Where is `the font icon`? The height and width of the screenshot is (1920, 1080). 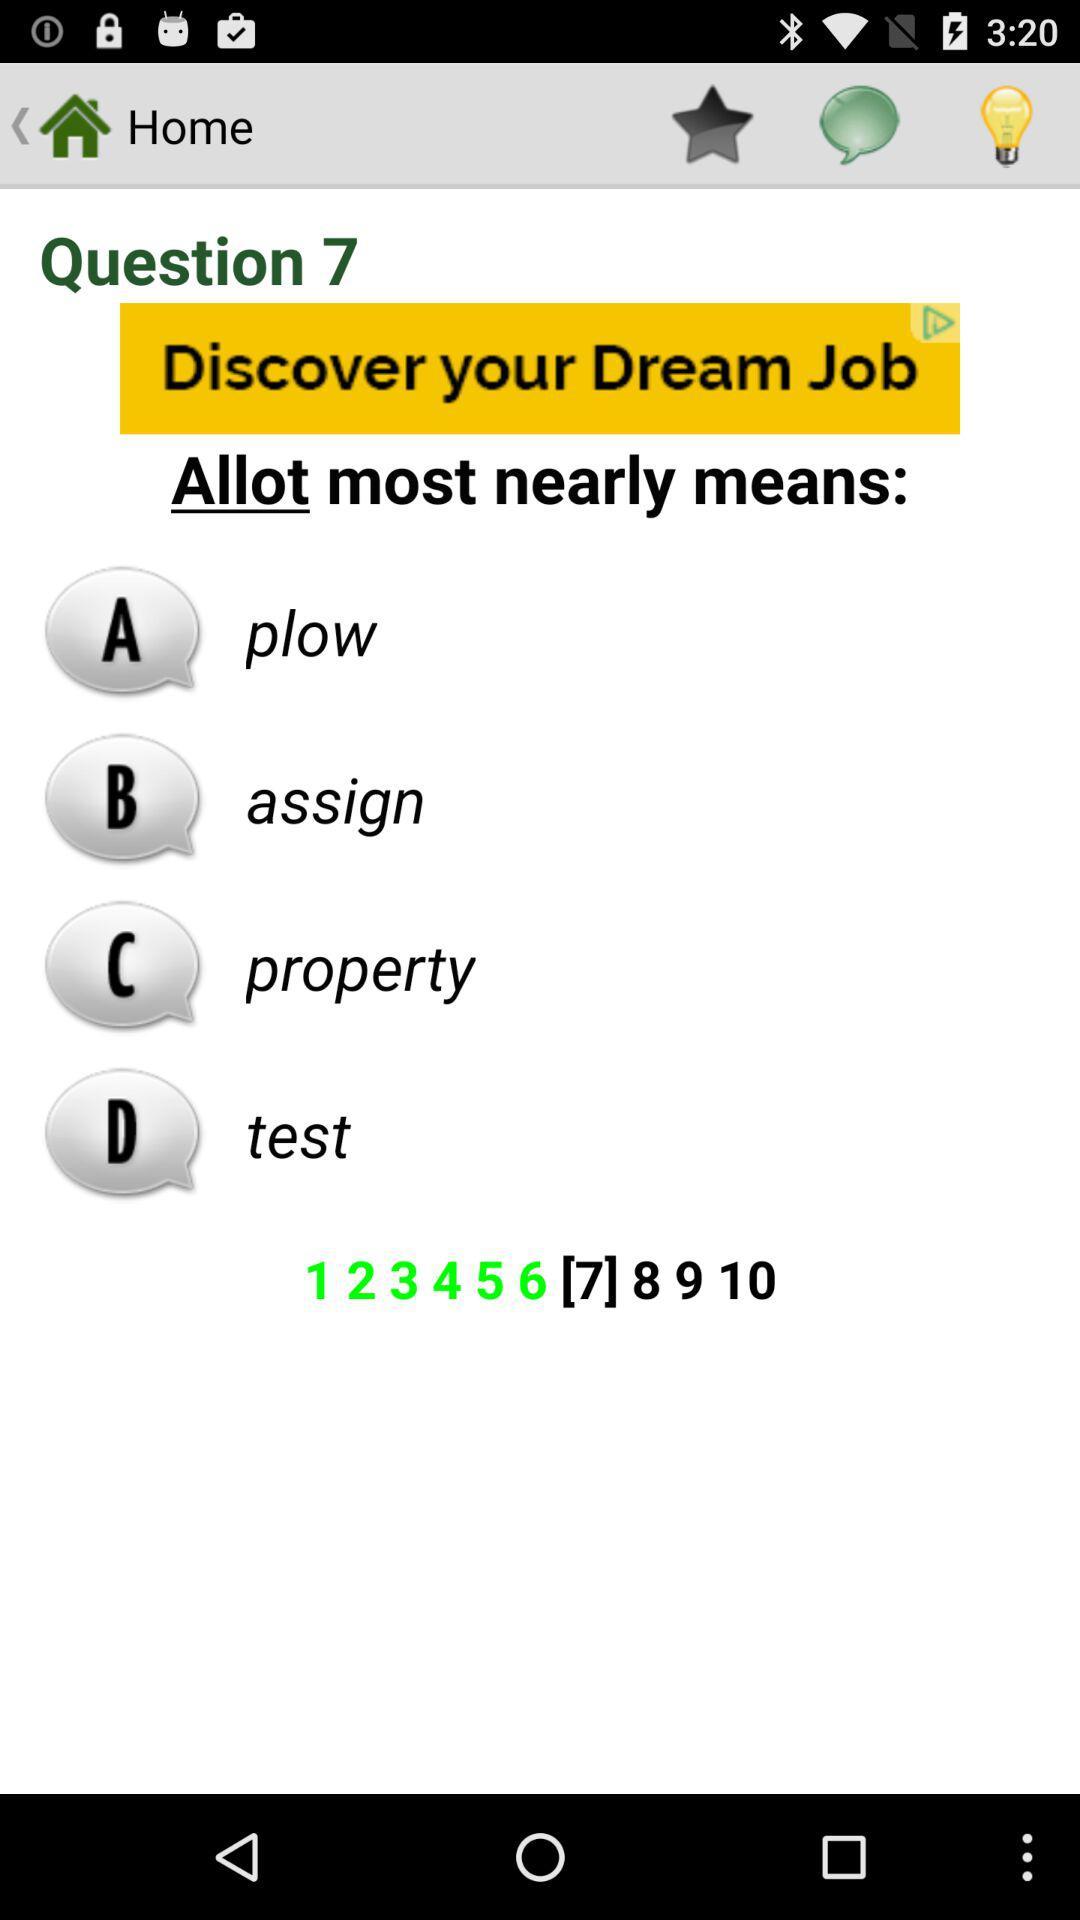
the font icon is located at coordinates (123, 676).